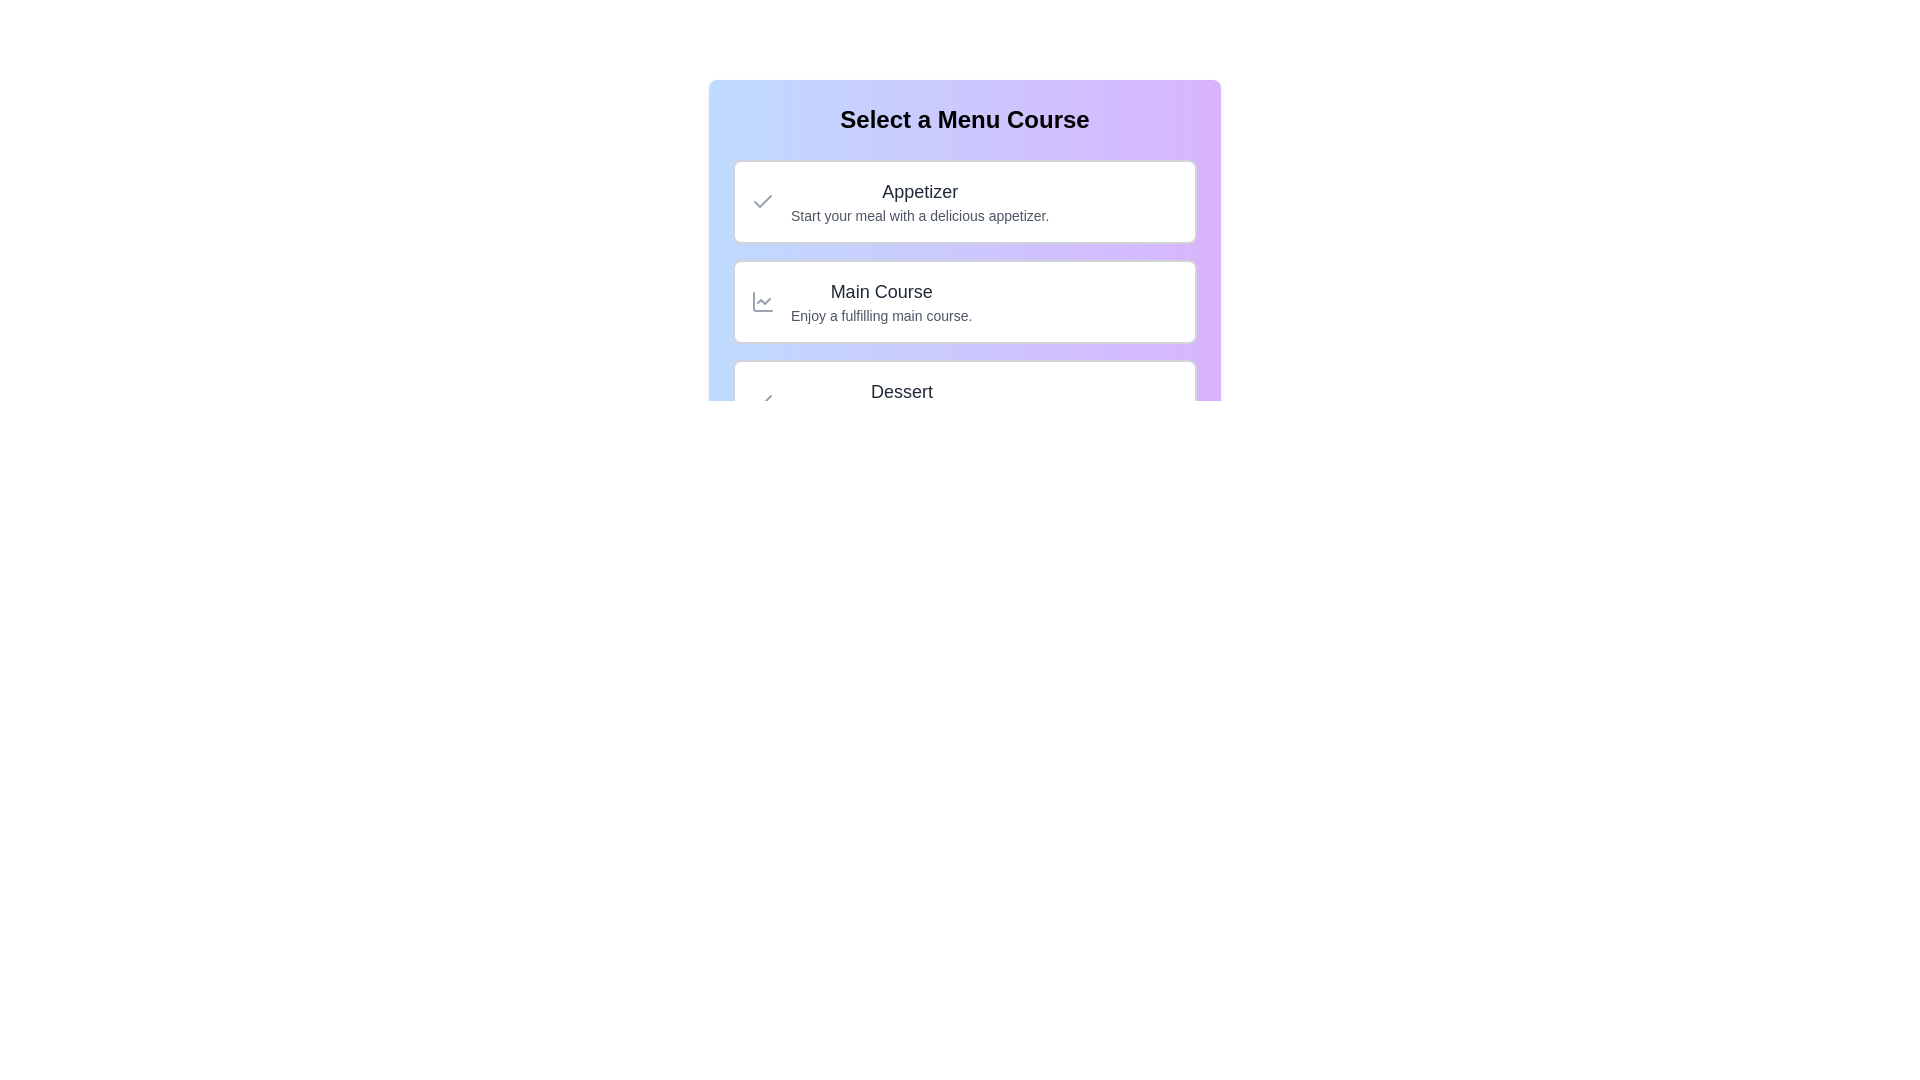  What do you see at coordinates (919, 216) in the screenshot?
I see `the Text Label providing additional information regarding the 'Appetizer' category` at bounding box center [919, 216].